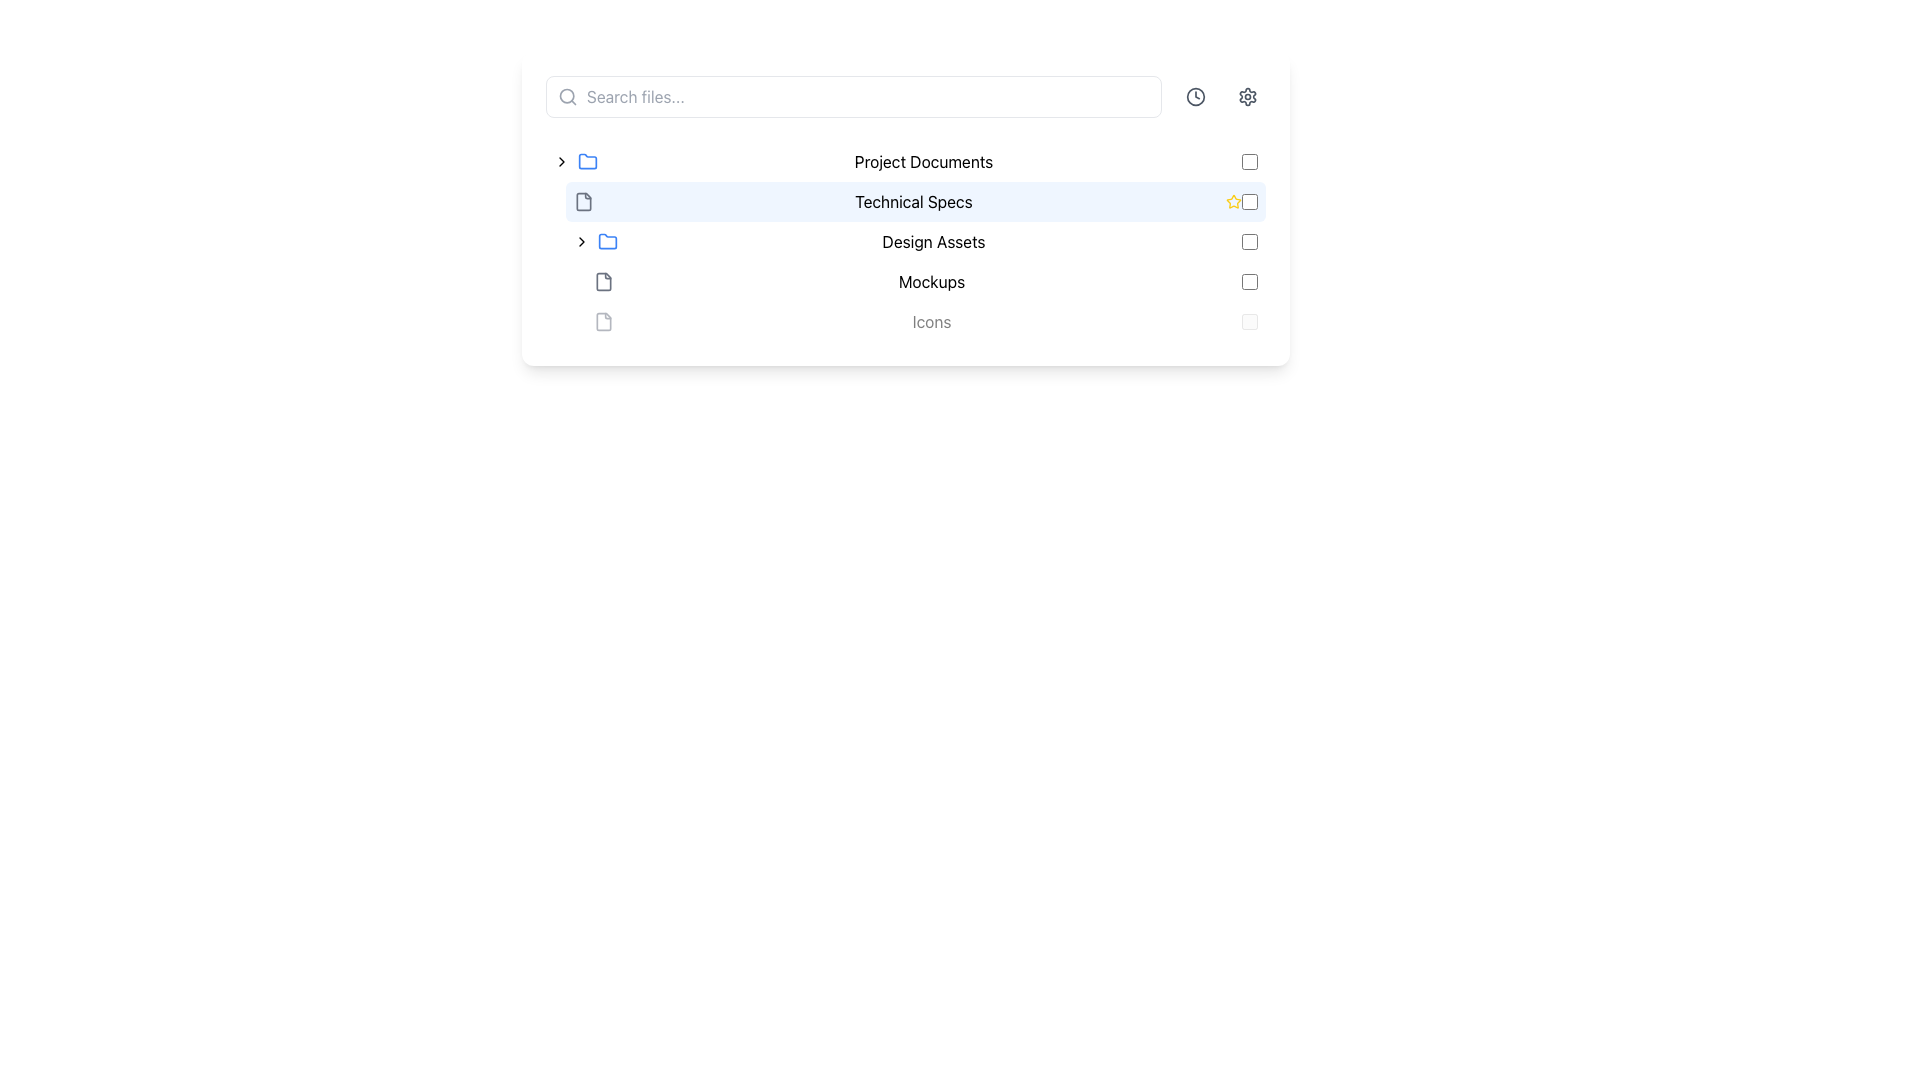 The height and width of the screenshot is (1080, 1920). I want to click on the icon that visually indicates the 'Technical Specs' document, positioned to the left of the 'Technical Specs' text, so click(583, 201).